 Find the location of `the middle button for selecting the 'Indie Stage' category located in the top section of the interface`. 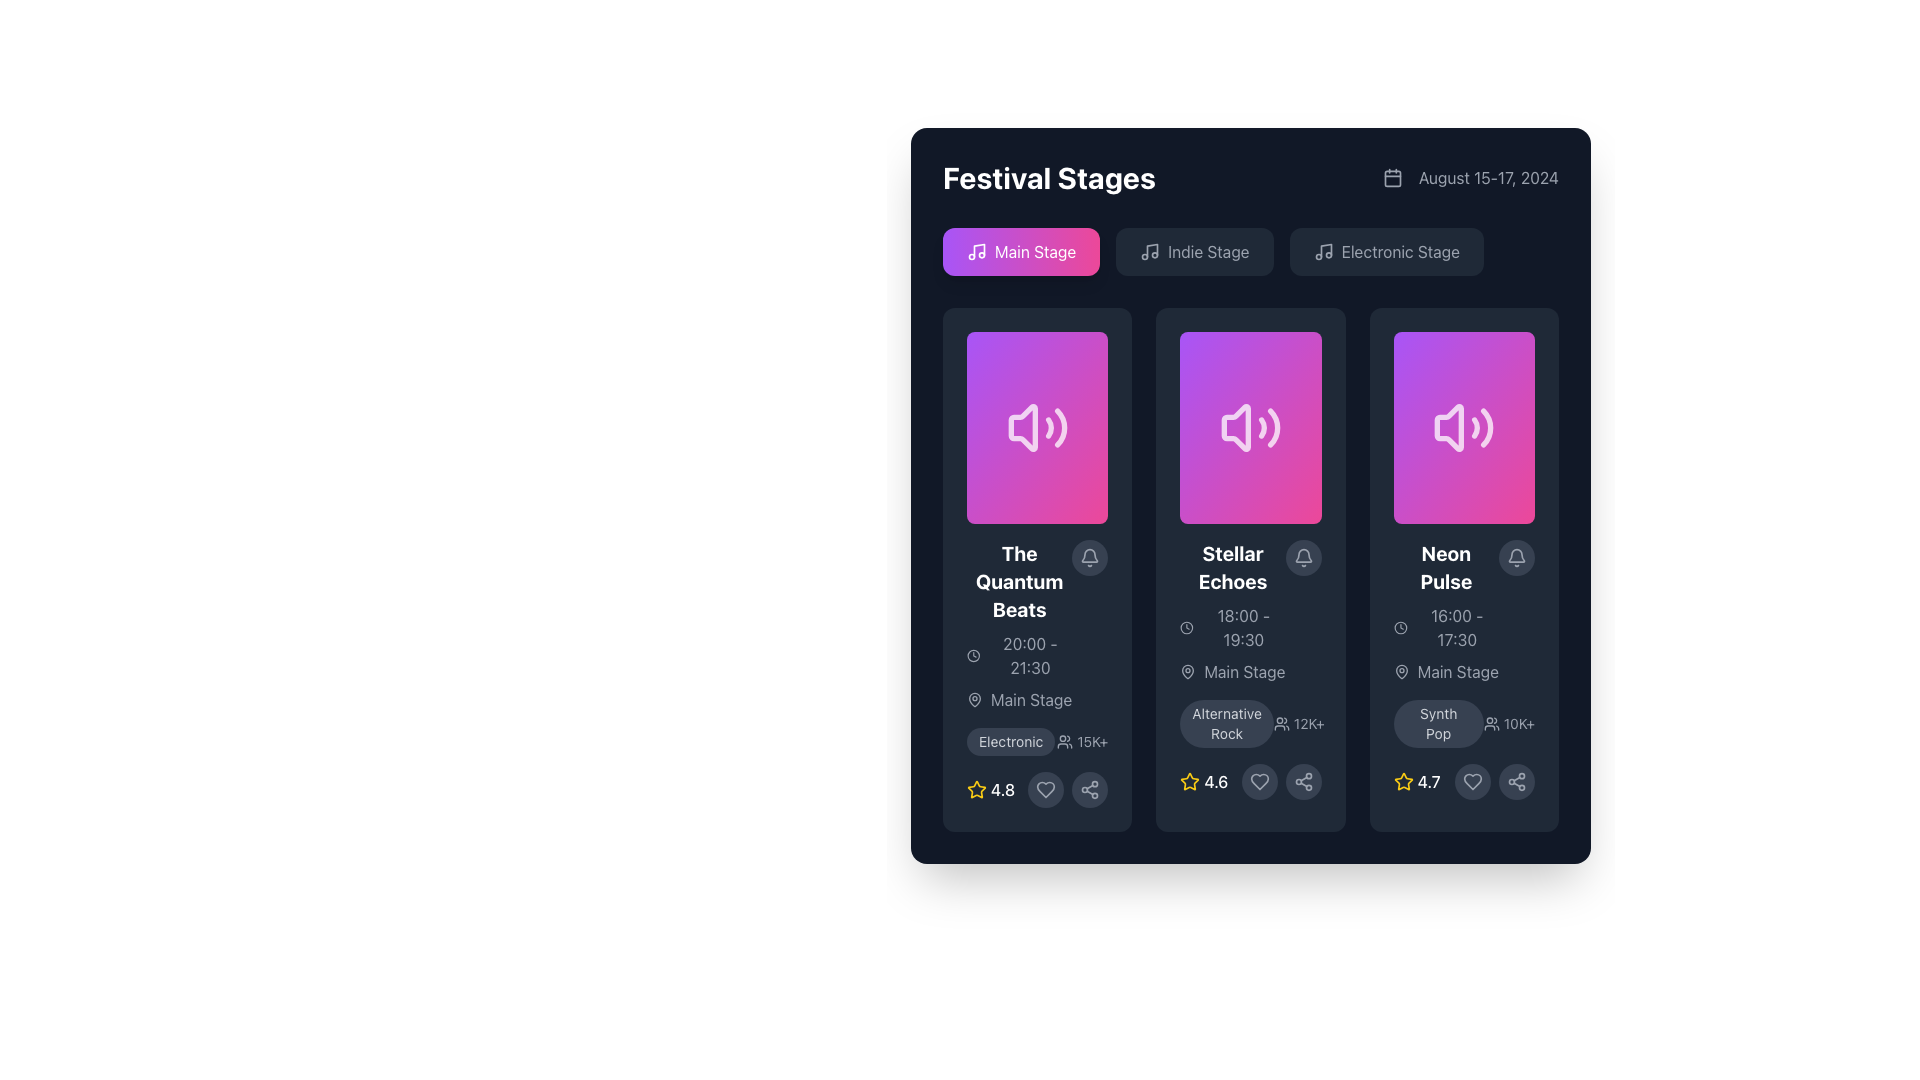

the middle button for selecting the 'Indie Stage' category located in the top section of the interface is located at coordinates (1250, 250).